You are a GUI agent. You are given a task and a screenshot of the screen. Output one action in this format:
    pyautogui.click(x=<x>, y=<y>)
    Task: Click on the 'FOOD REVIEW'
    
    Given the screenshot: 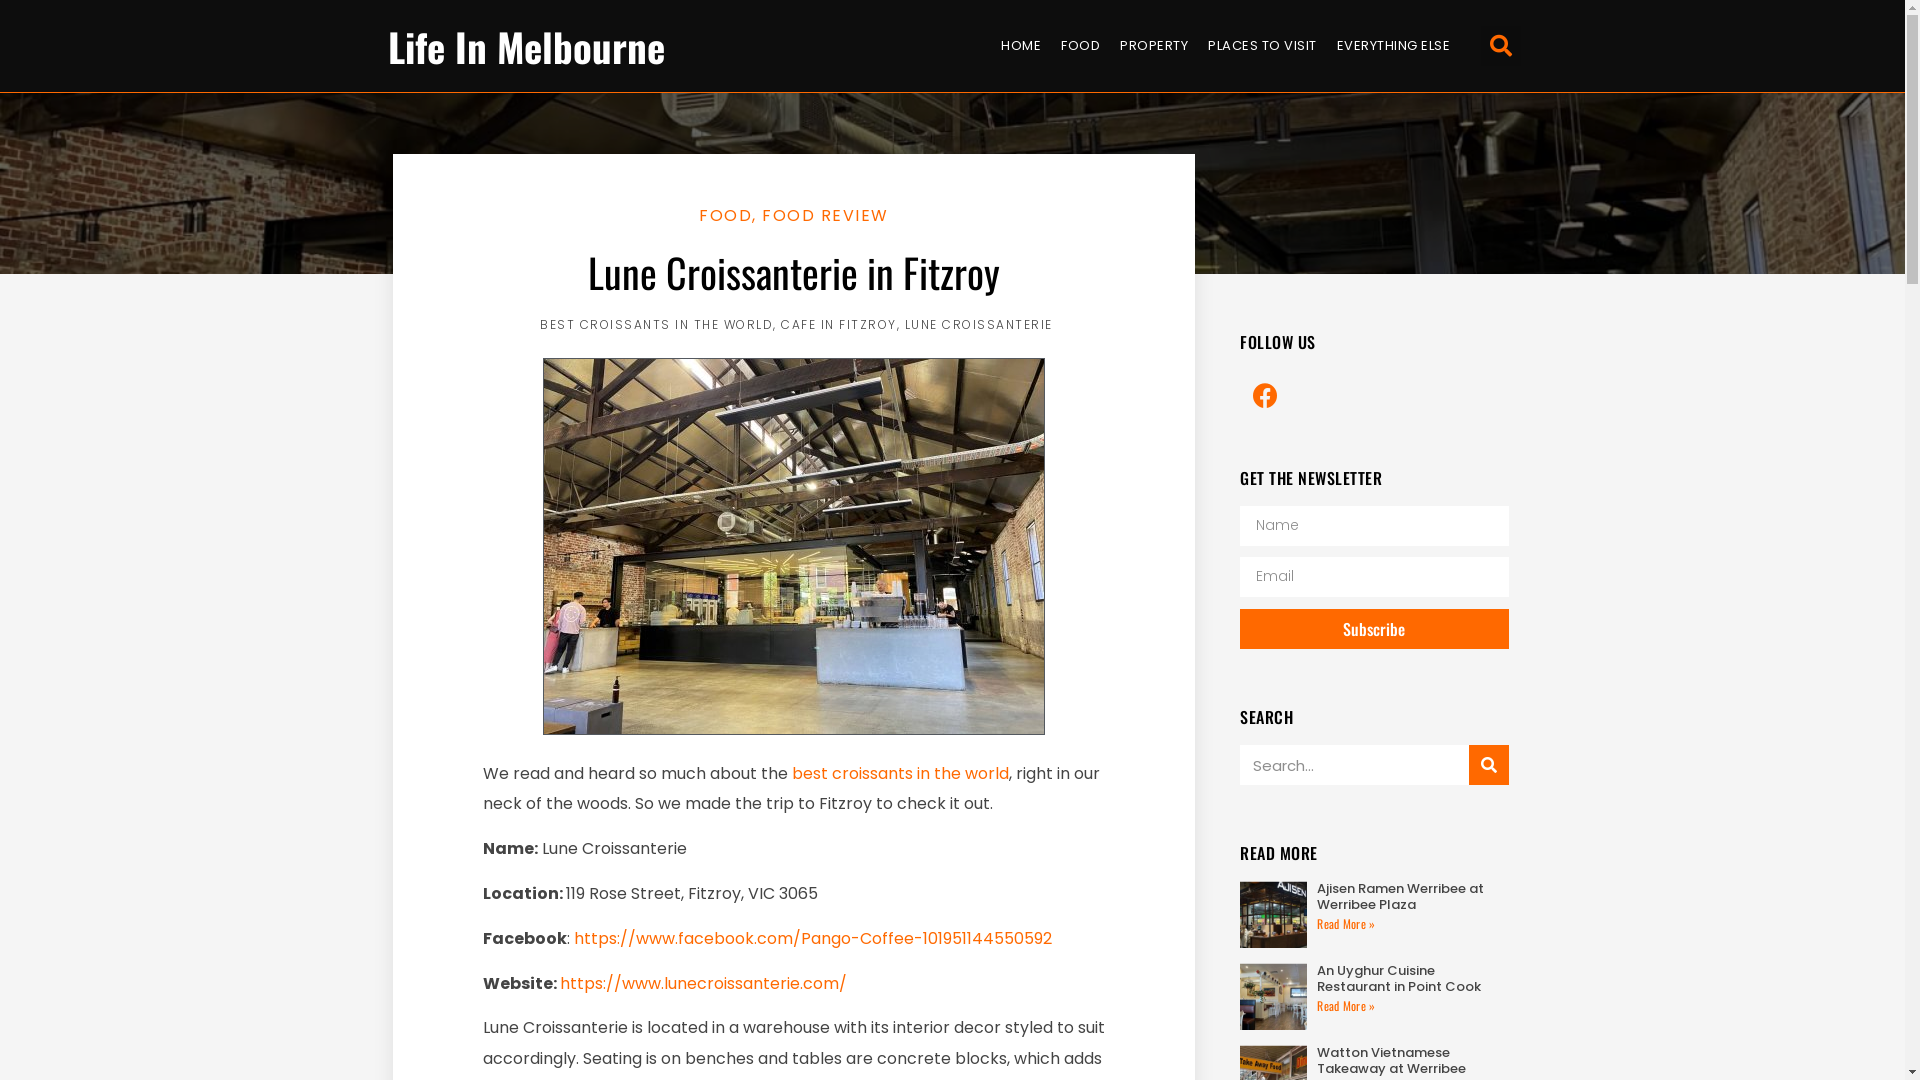 What is the action you would take?
    pyautogui.click(x=825, y=215)
    